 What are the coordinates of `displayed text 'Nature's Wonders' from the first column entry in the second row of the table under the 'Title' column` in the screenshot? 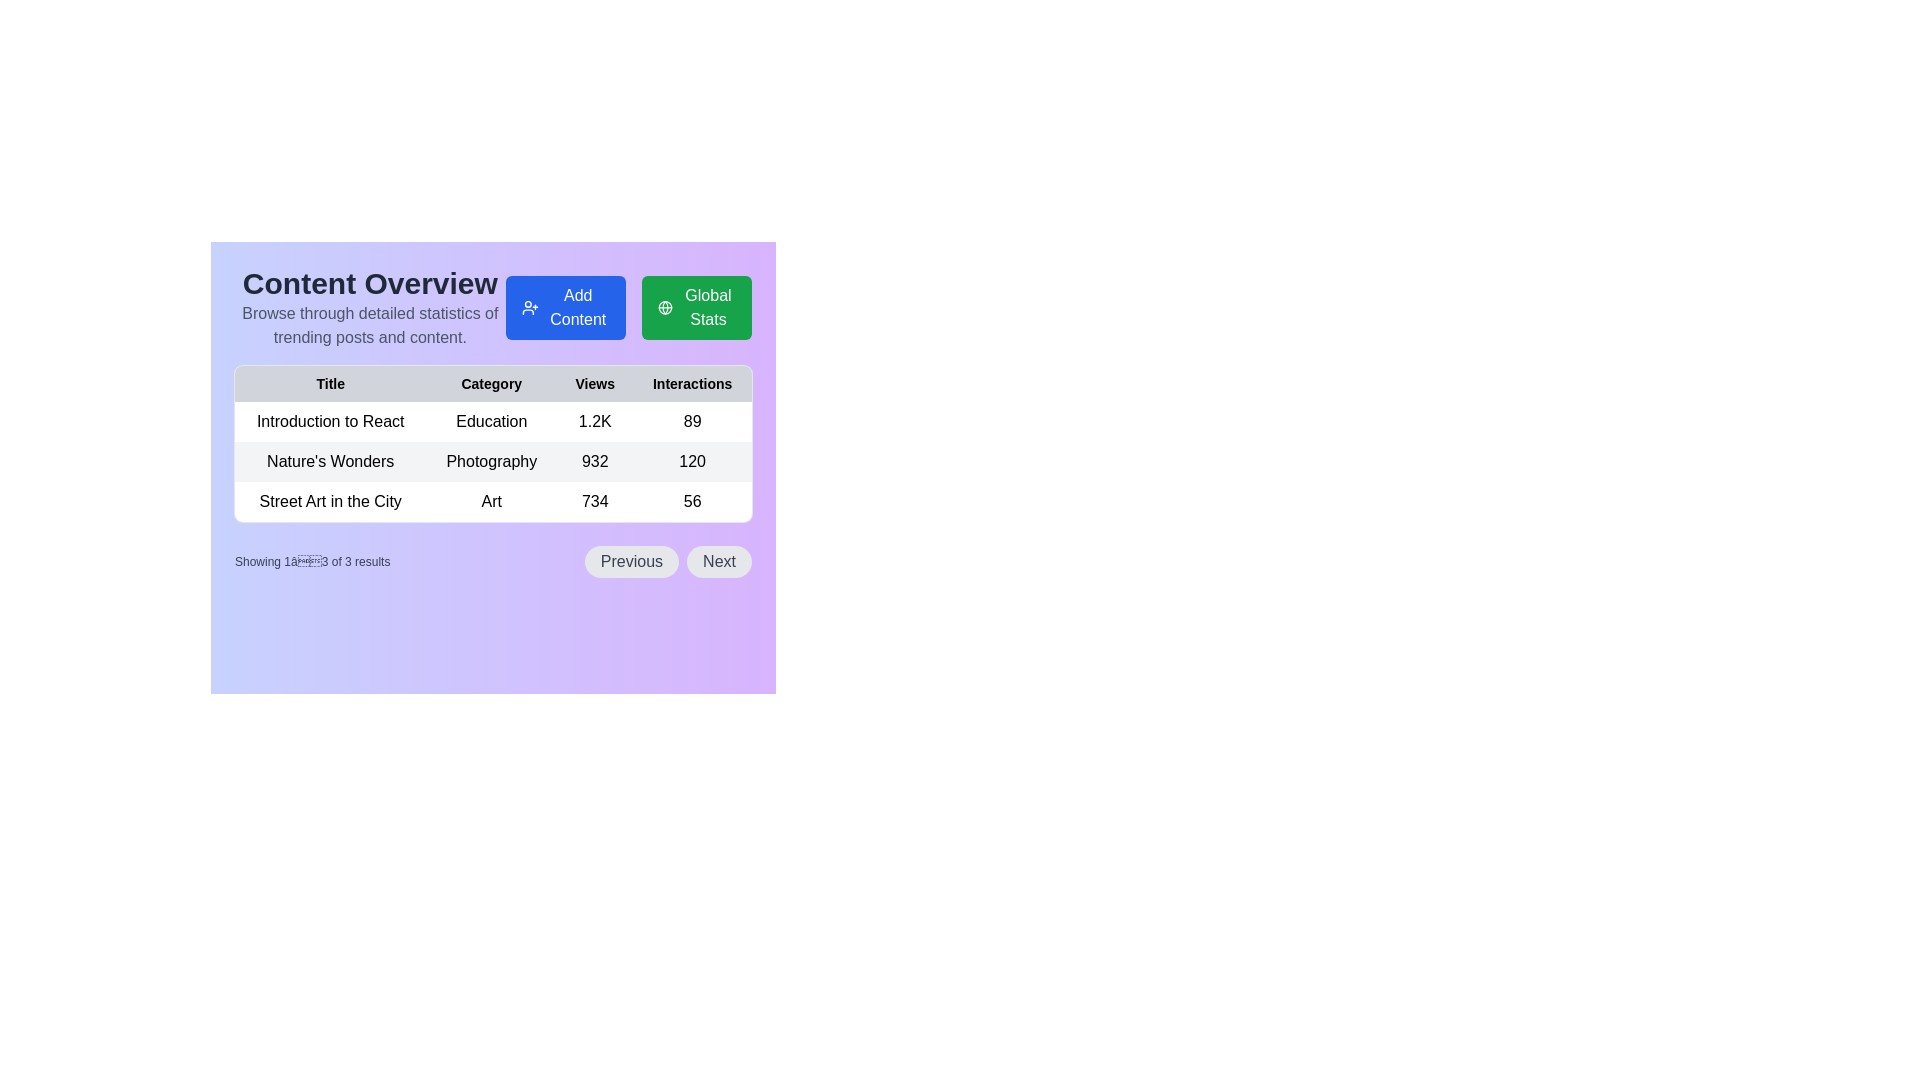 It's located at (330, 462).